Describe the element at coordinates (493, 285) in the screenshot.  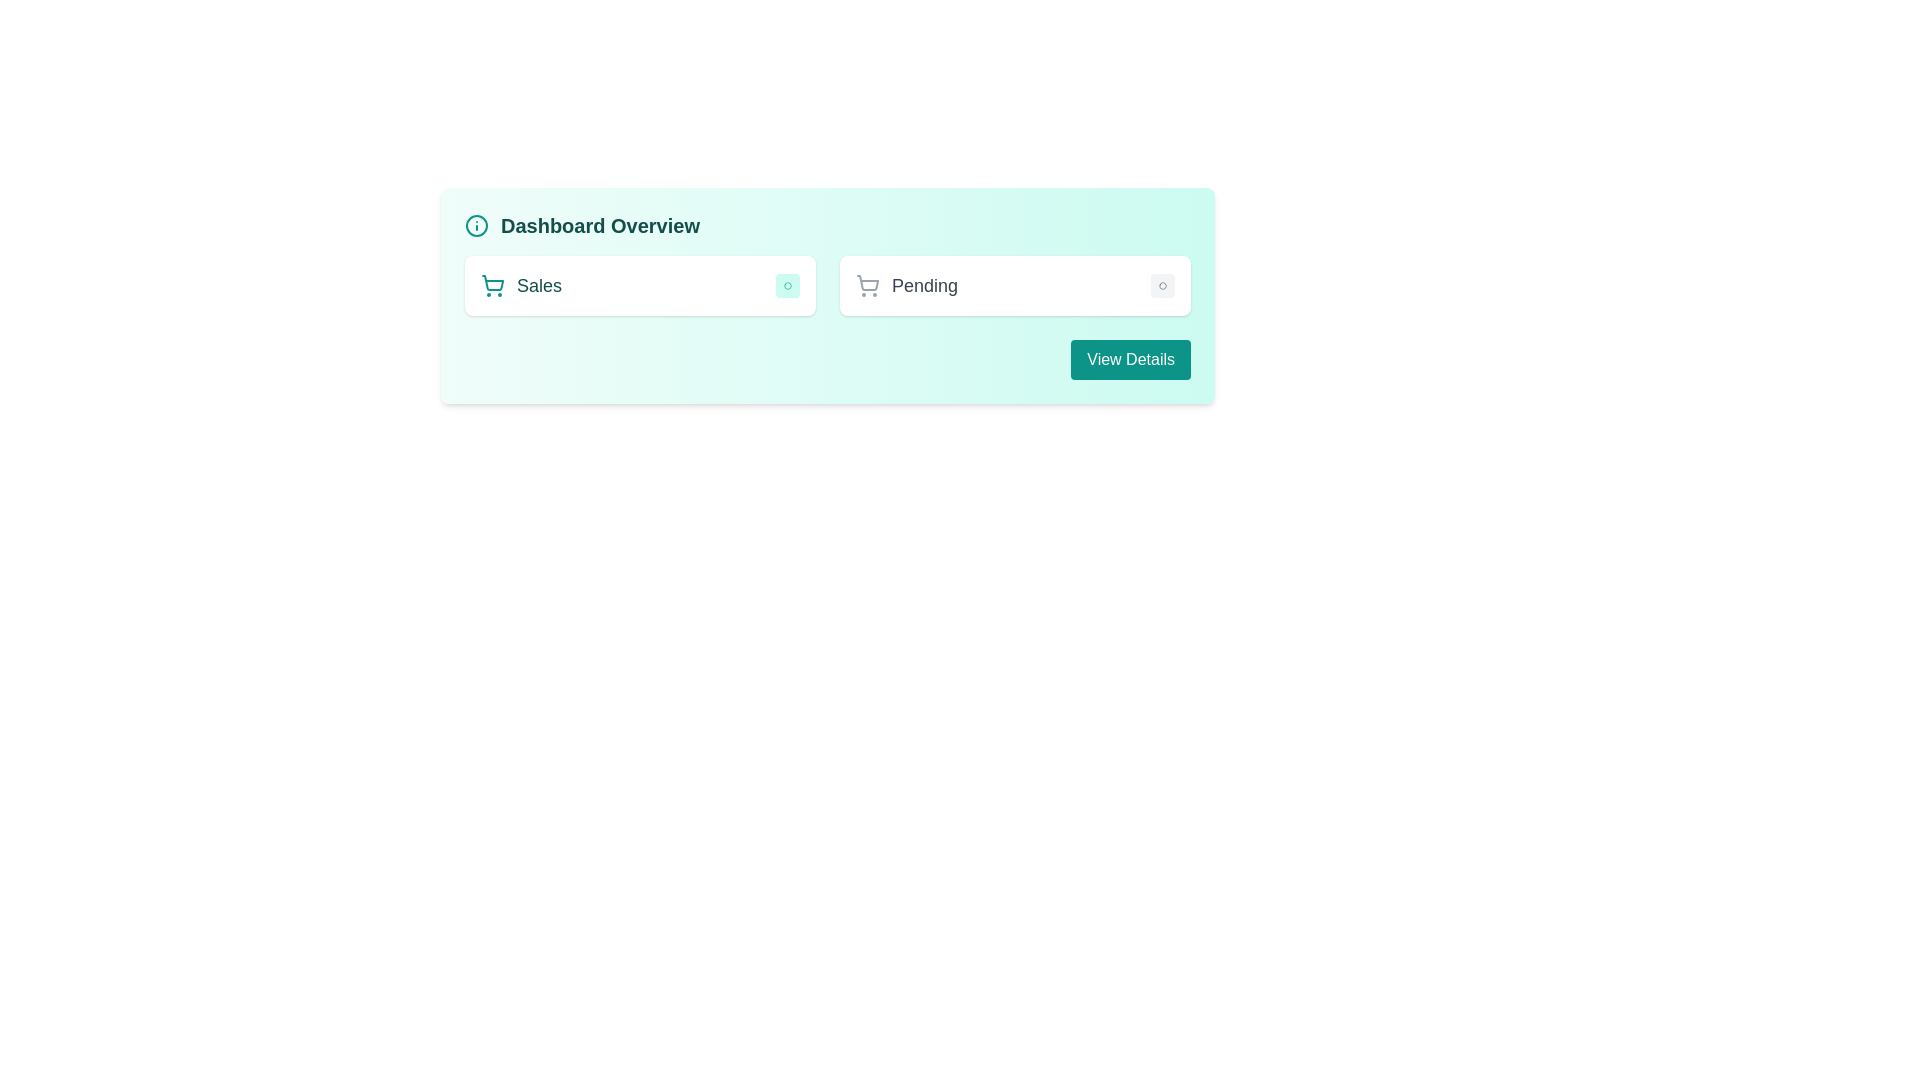
I see `the shopping cart icon, which is a teal-green color and is located to the left of the 'Sales' label text in the sales section of the interface` at that location.